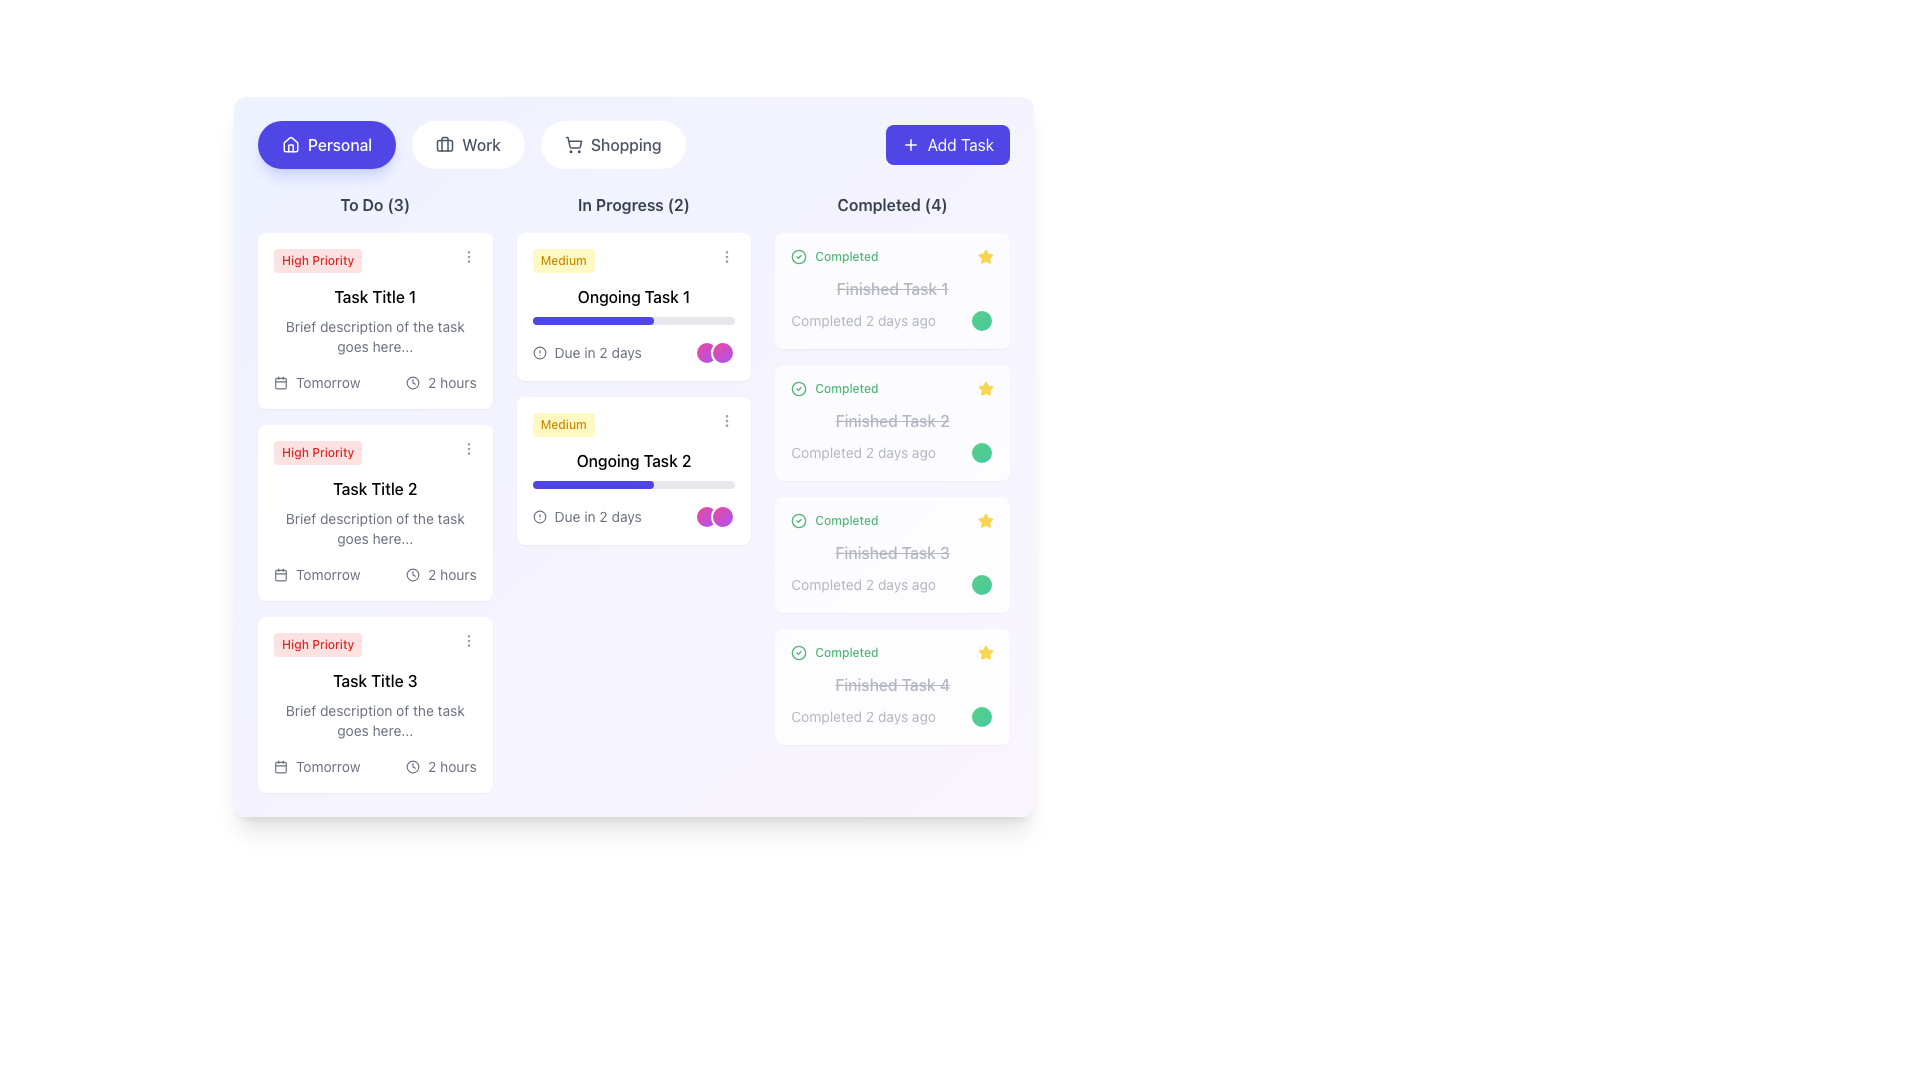 This screenshot has width=1920, height=1080. I want to click on the text label that says 'Completed 2 days ago' located within the fourth task card in the 'Completed' section, which is adjacent to a green circular indicator, so click(891, 716).